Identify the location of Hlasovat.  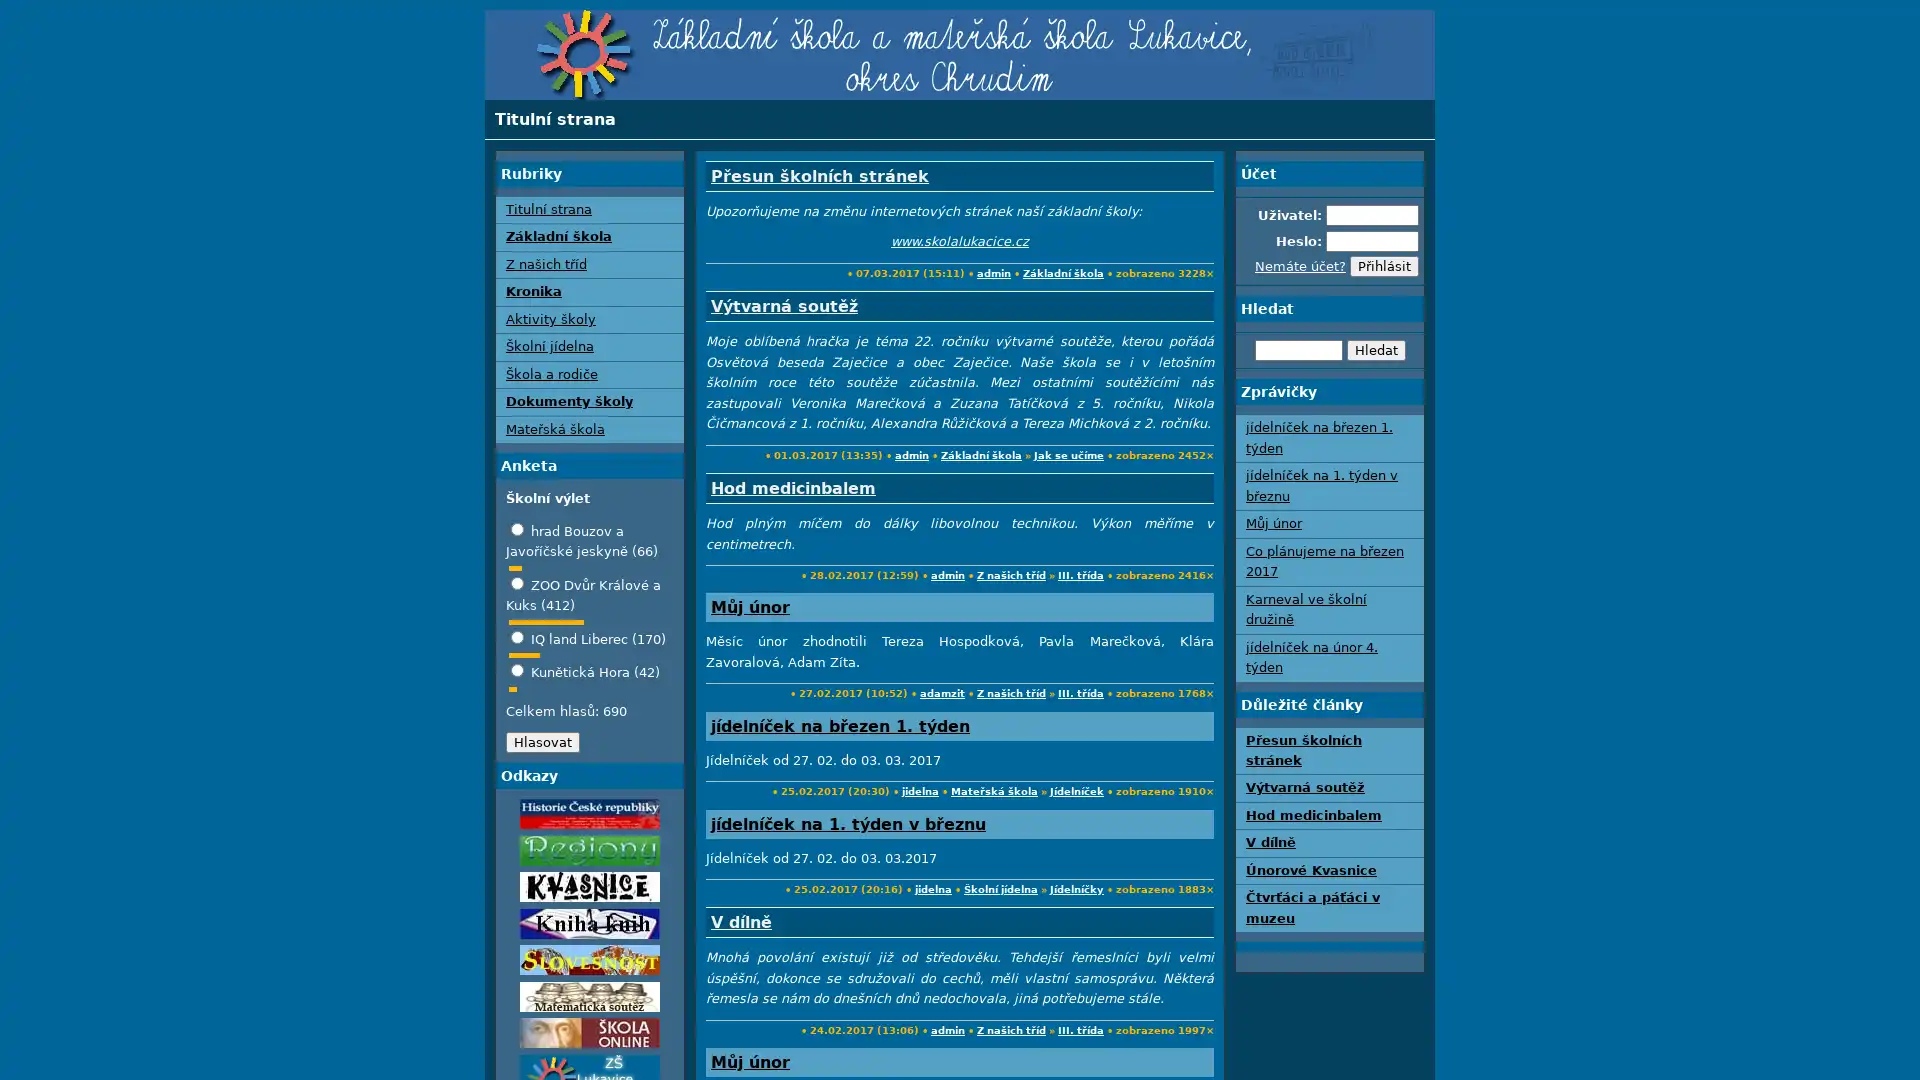
(542, 741).